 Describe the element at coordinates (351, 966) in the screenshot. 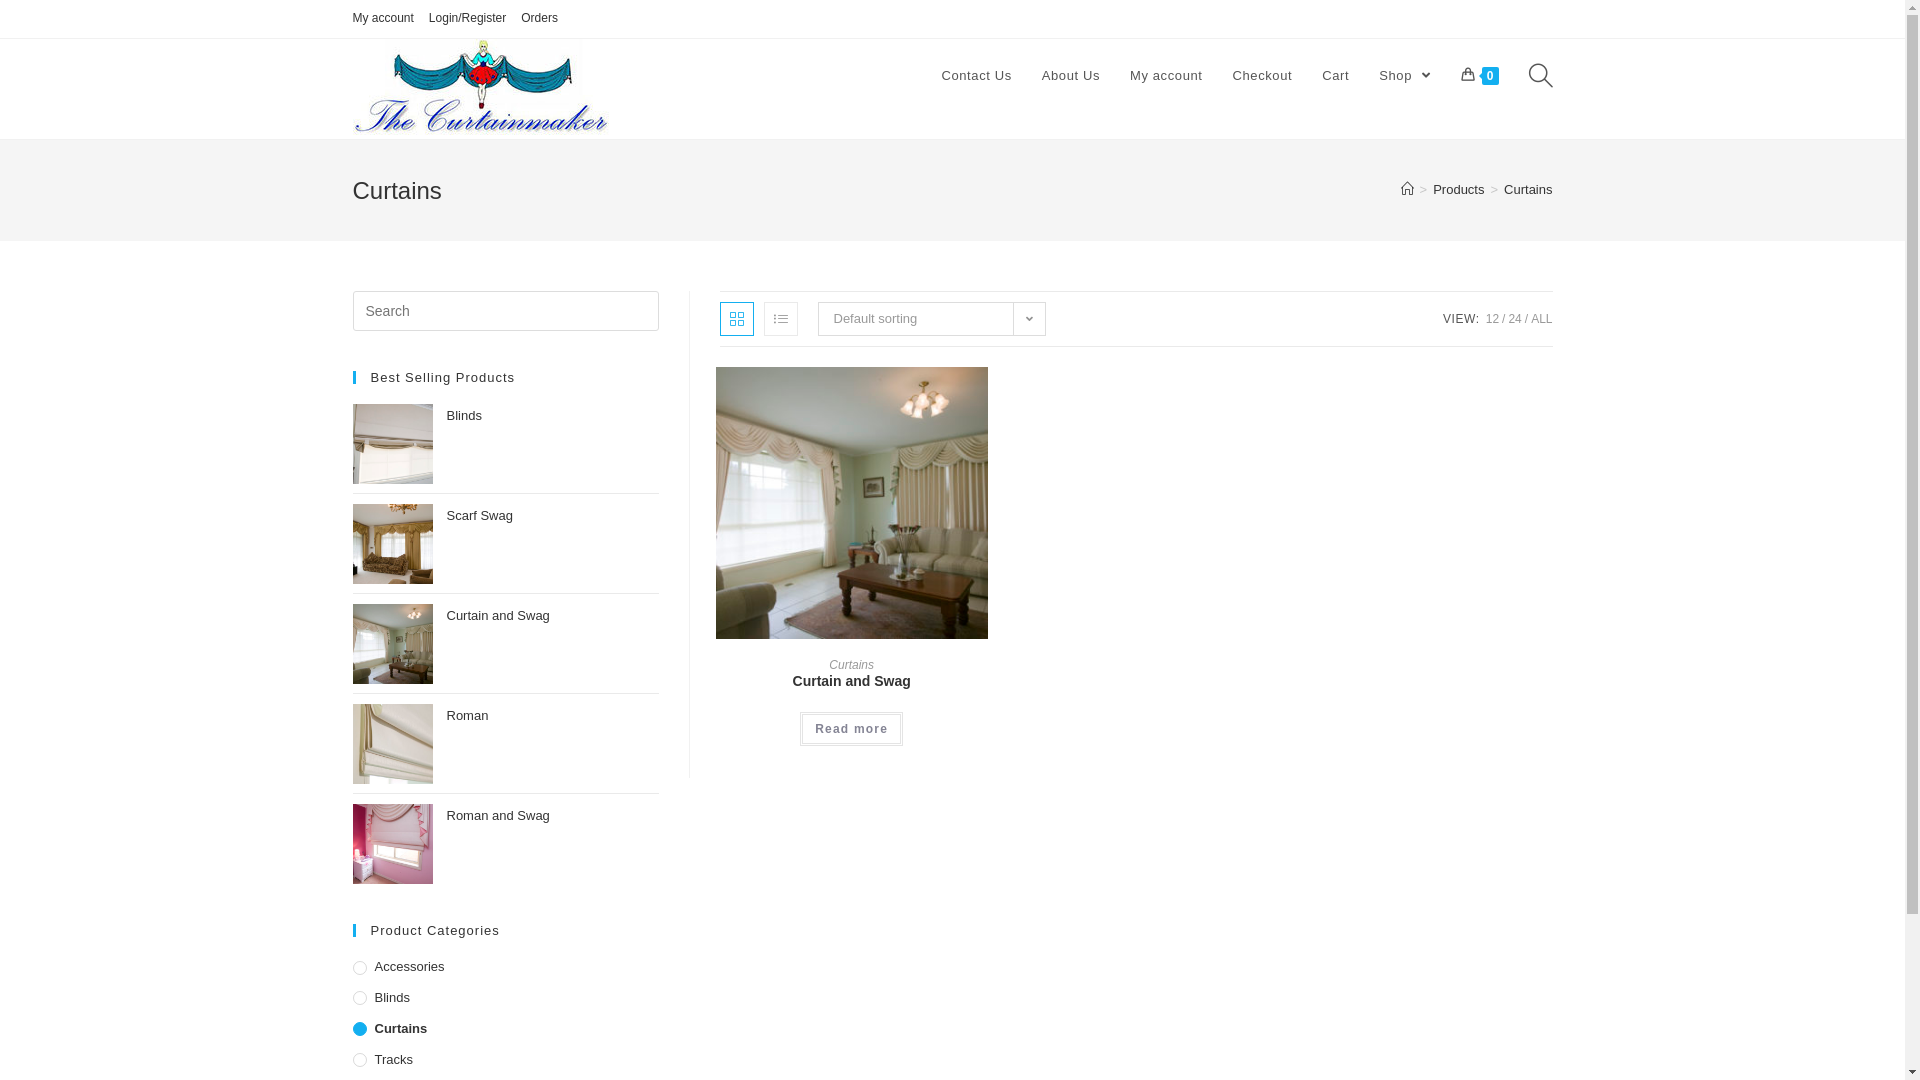

I see `'Accessories'` at that location.